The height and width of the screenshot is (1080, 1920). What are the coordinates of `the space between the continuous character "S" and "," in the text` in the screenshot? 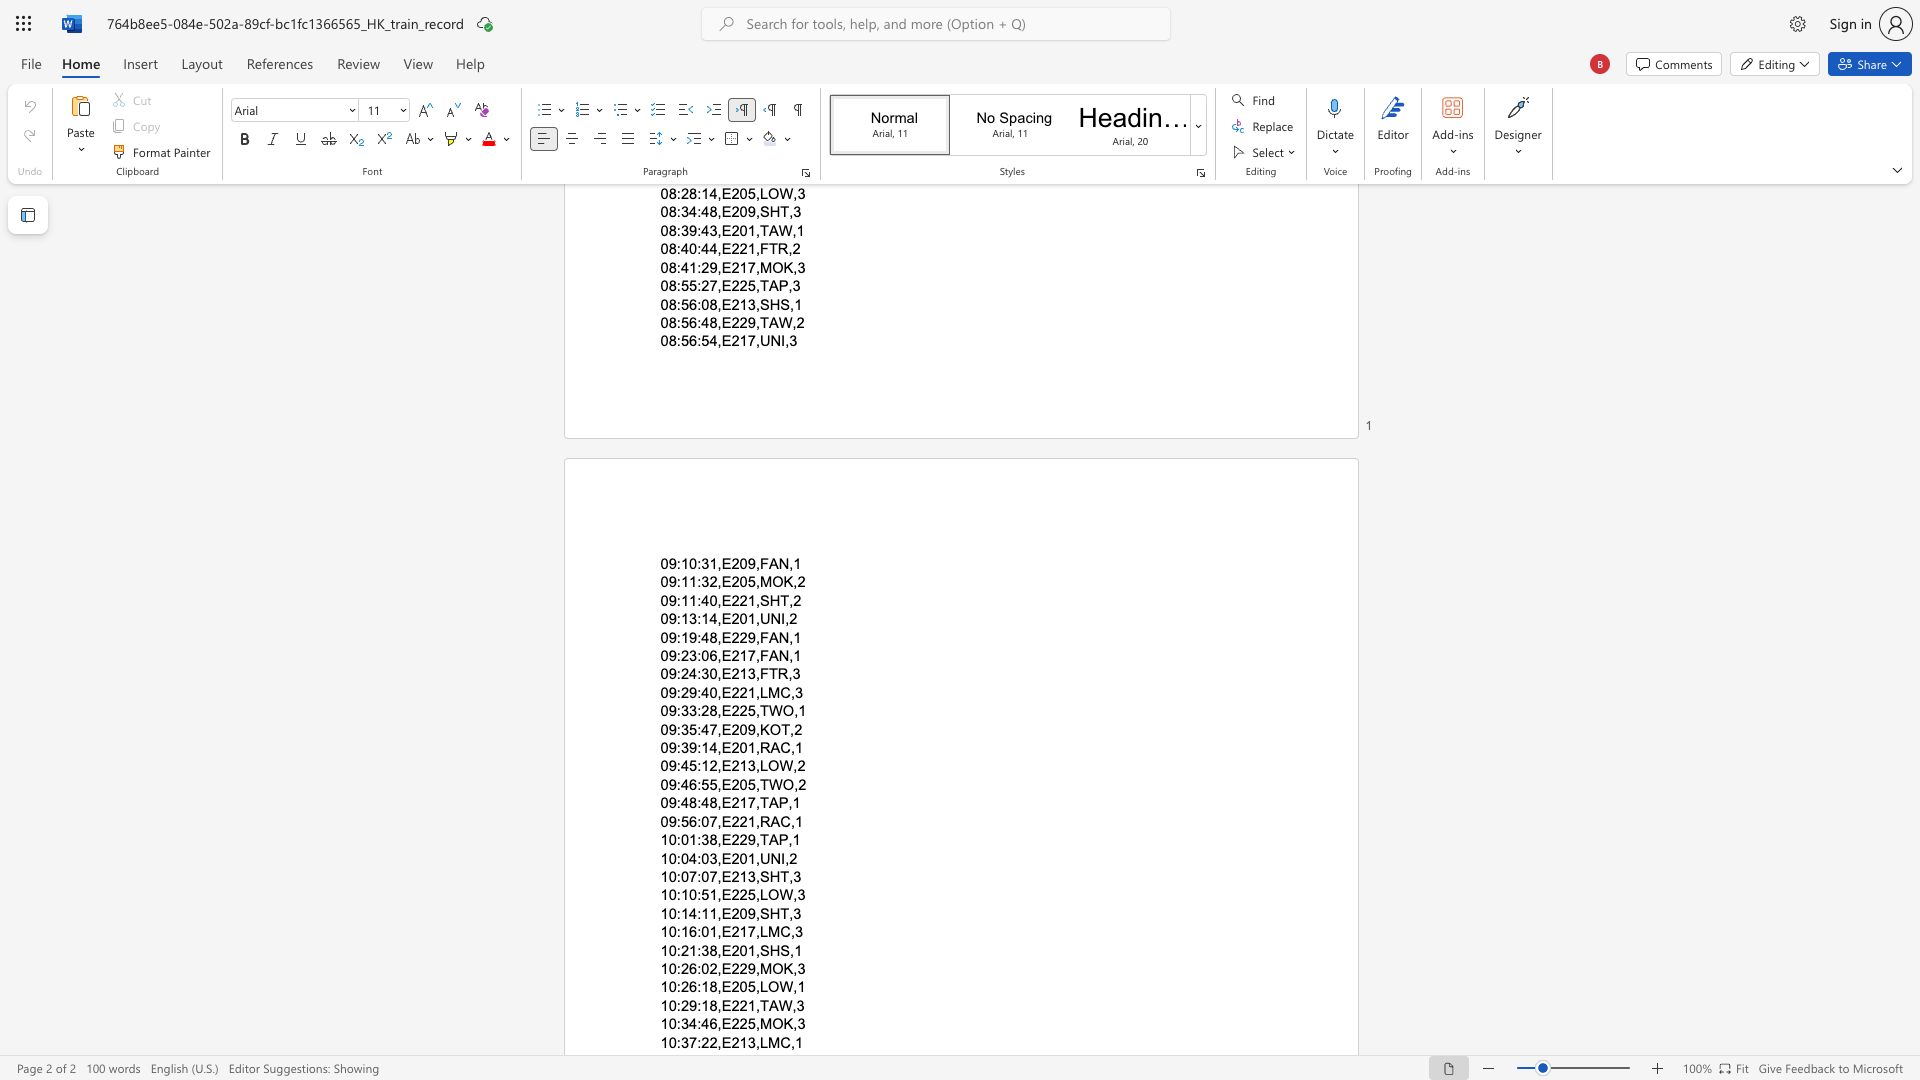 It's located at (787, 949).